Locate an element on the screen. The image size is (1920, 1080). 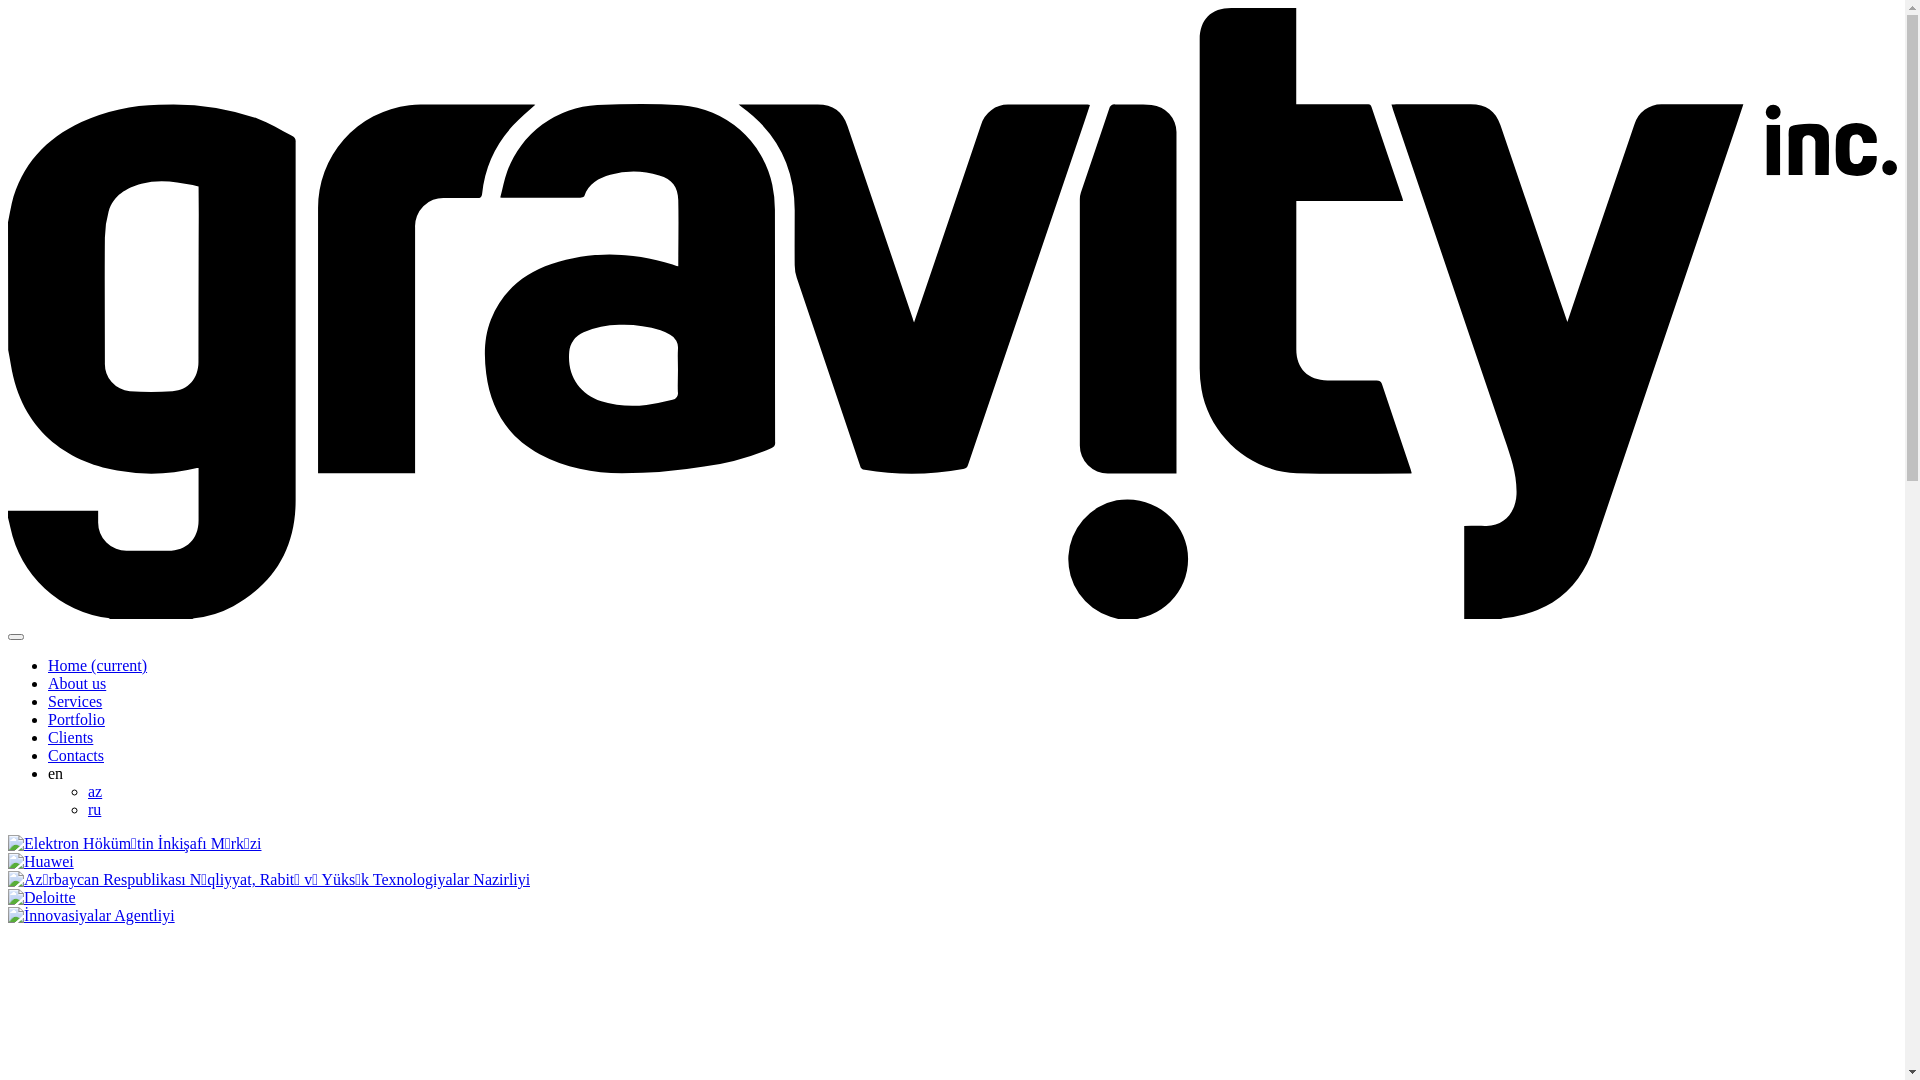
'ru' is located at coordinates (93, 808).